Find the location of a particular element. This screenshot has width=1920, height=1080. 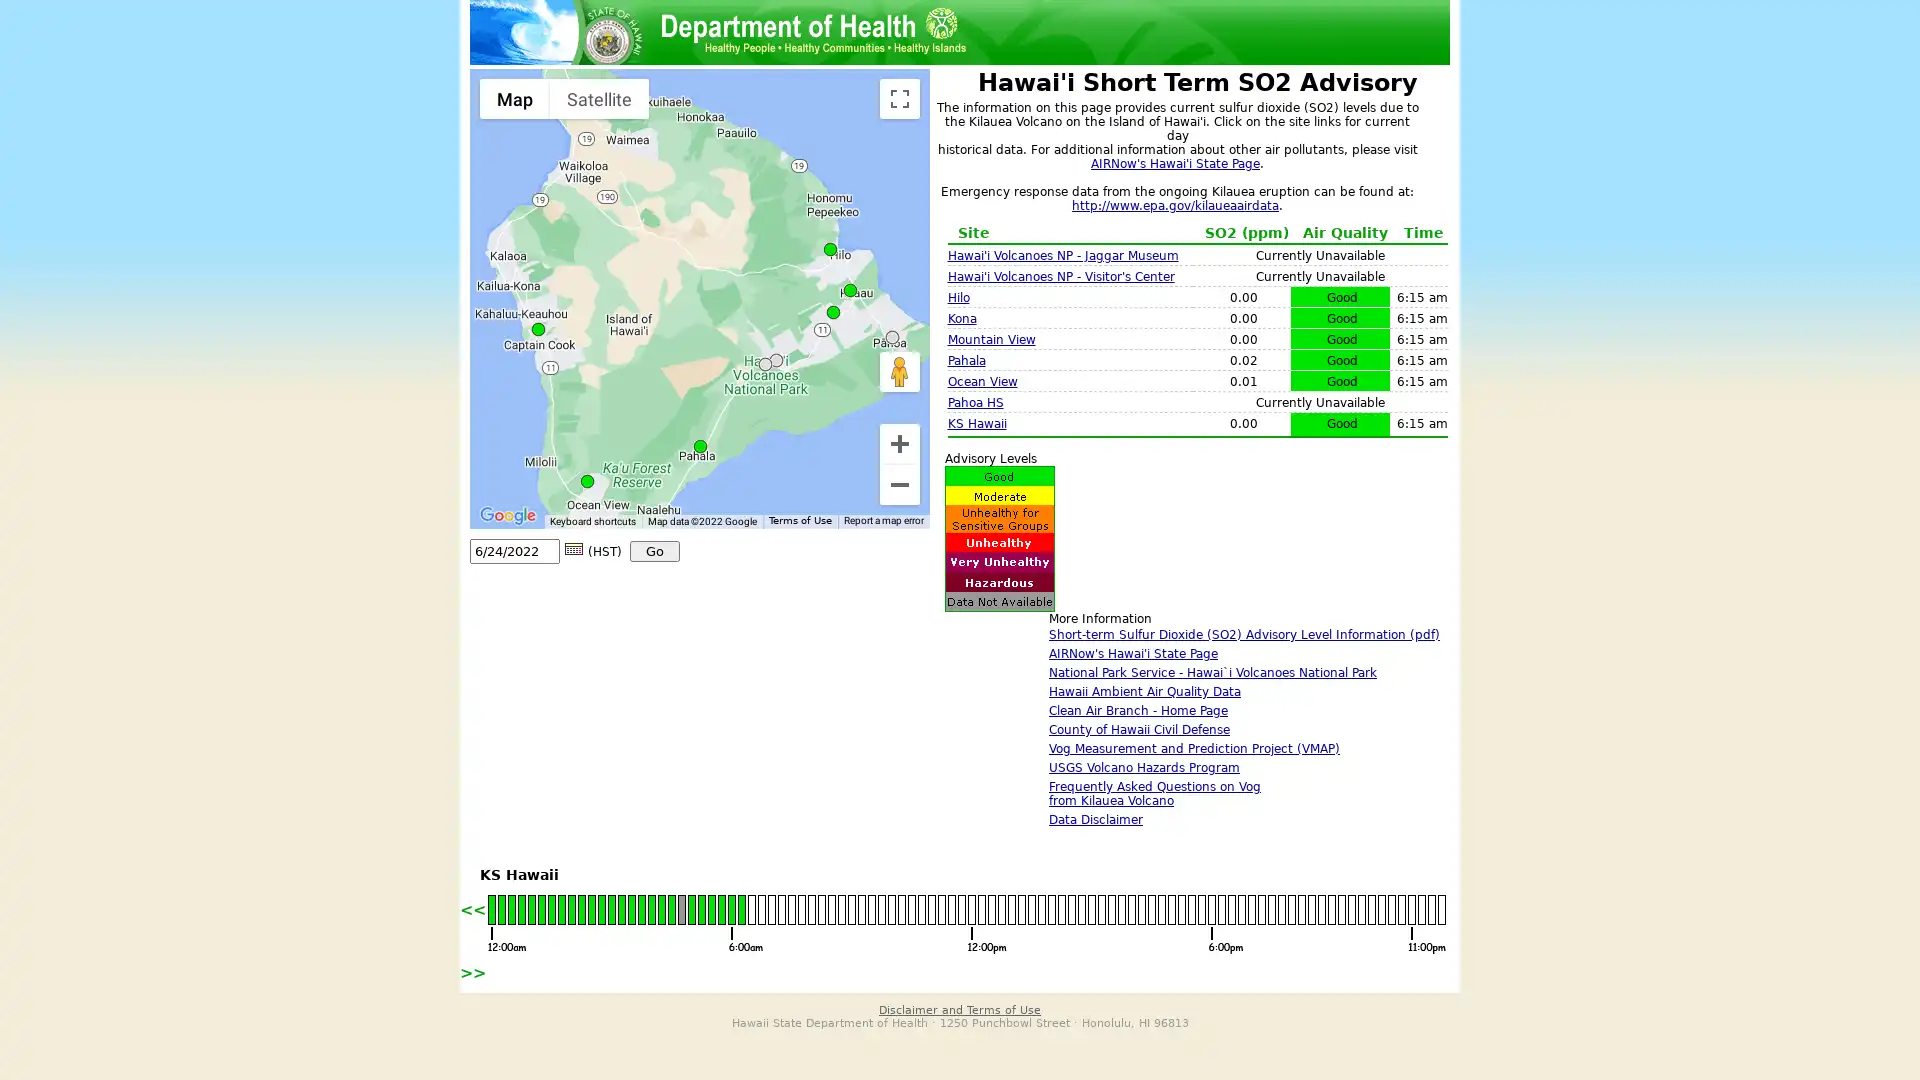

Zoom in is located at coordinates (899, 442).